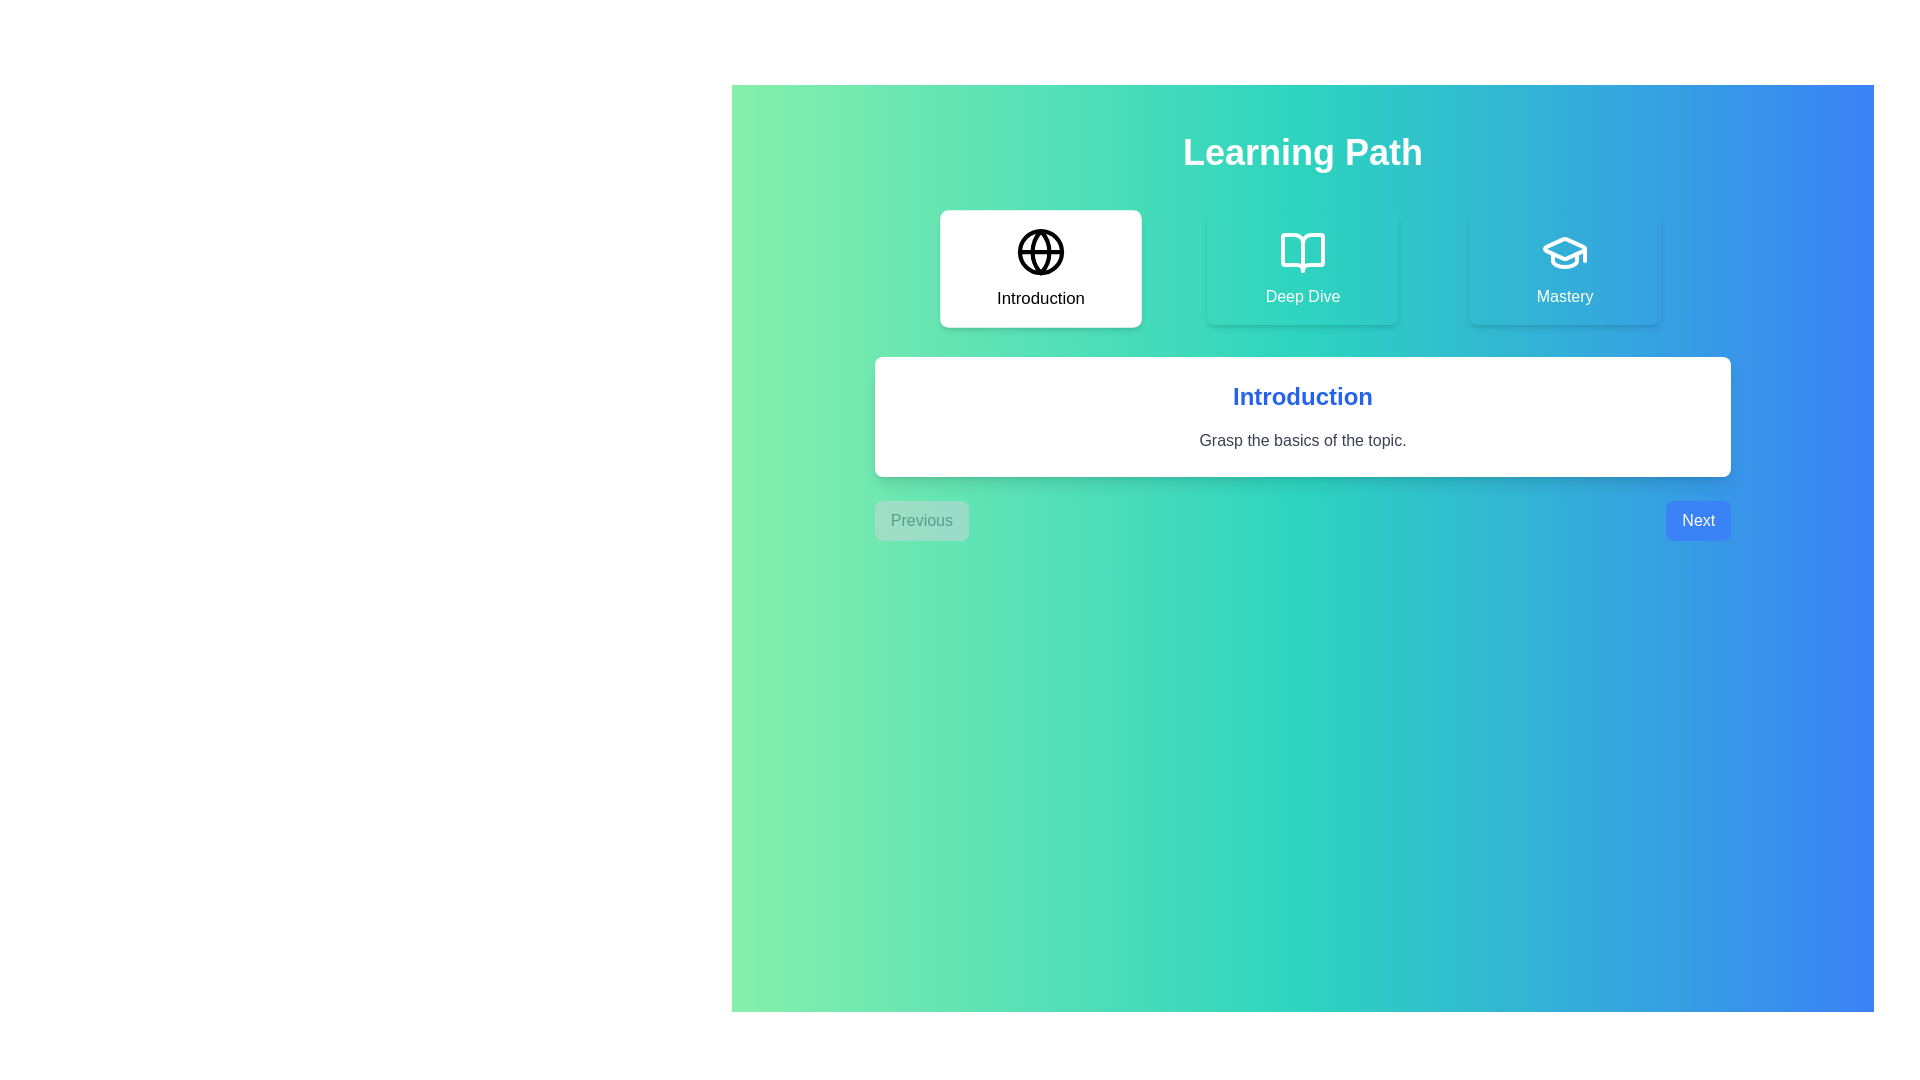 This screenshot has height=1080, width=1920. Describe the element at coordinates (1564, 268) in the screenshot. I see `the stage header labeled 'Mastery' to navigate to that stage` at that location.